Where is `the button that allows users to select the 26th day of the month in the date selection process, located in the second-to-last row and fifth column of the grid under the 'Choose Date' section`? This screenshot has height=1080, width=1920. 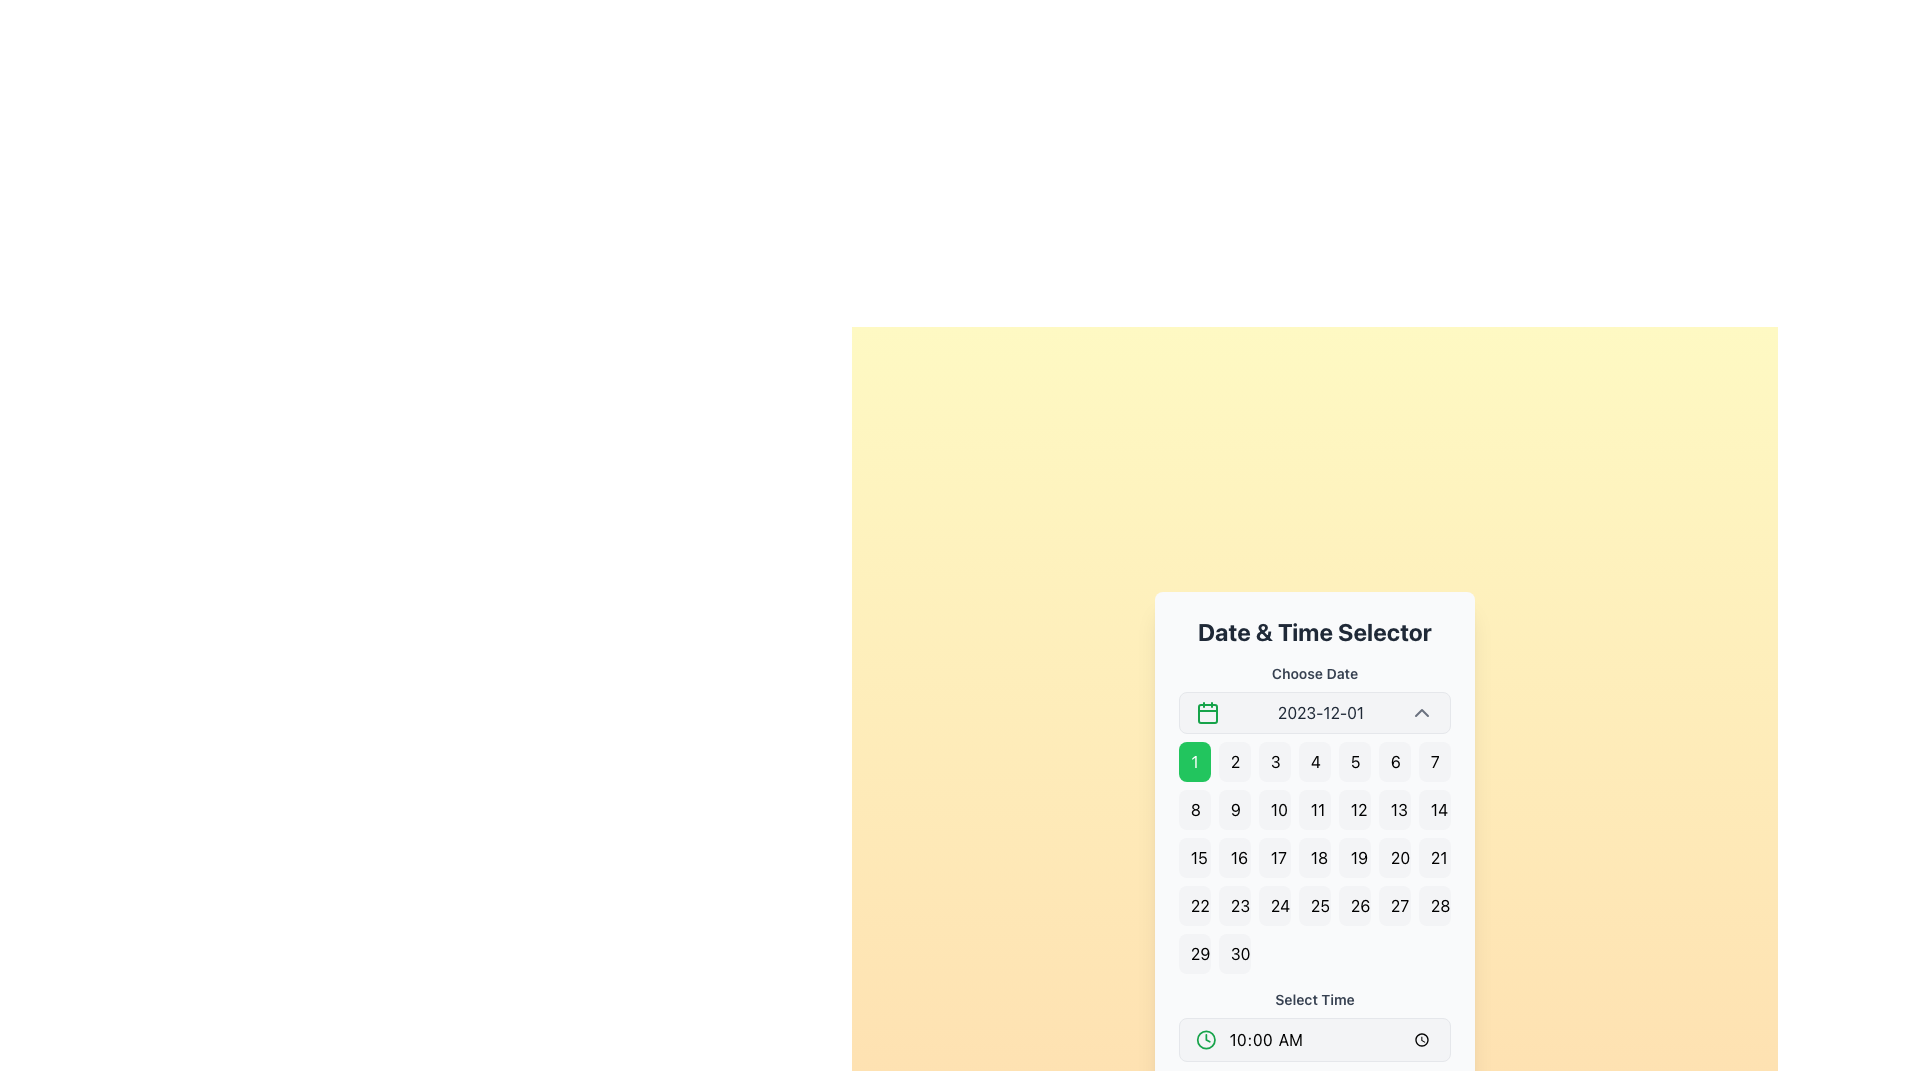 the button that allows users to select the 26th day of the month in the date selection process, located in the second-to-last row and fifth column of the grid under the 'Choose Date' section is located at coordinates (1354, 906).